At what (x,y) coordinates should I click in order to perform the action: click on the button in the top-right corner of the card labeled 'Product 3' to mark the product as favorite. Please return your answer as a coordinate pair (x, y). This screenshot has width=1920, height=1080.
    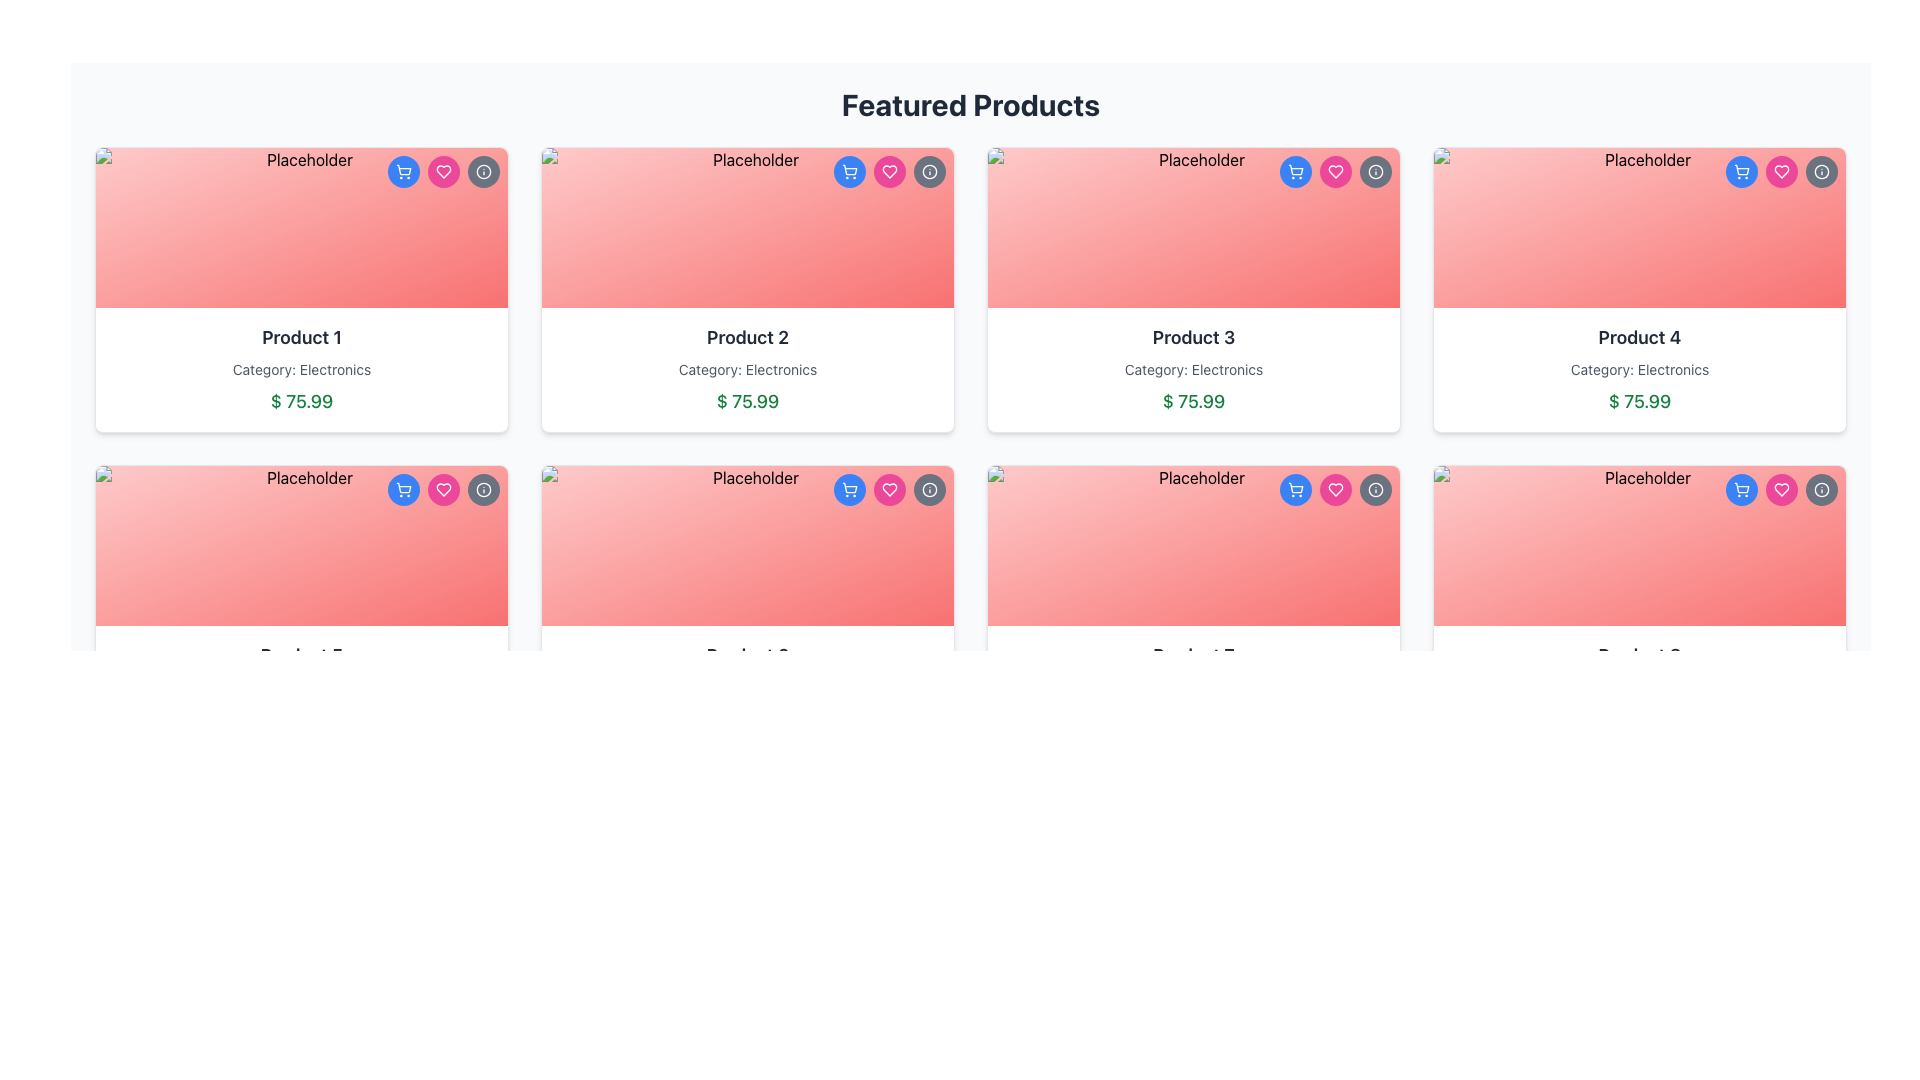
    Looking at the image, I should click on (1335, 171).